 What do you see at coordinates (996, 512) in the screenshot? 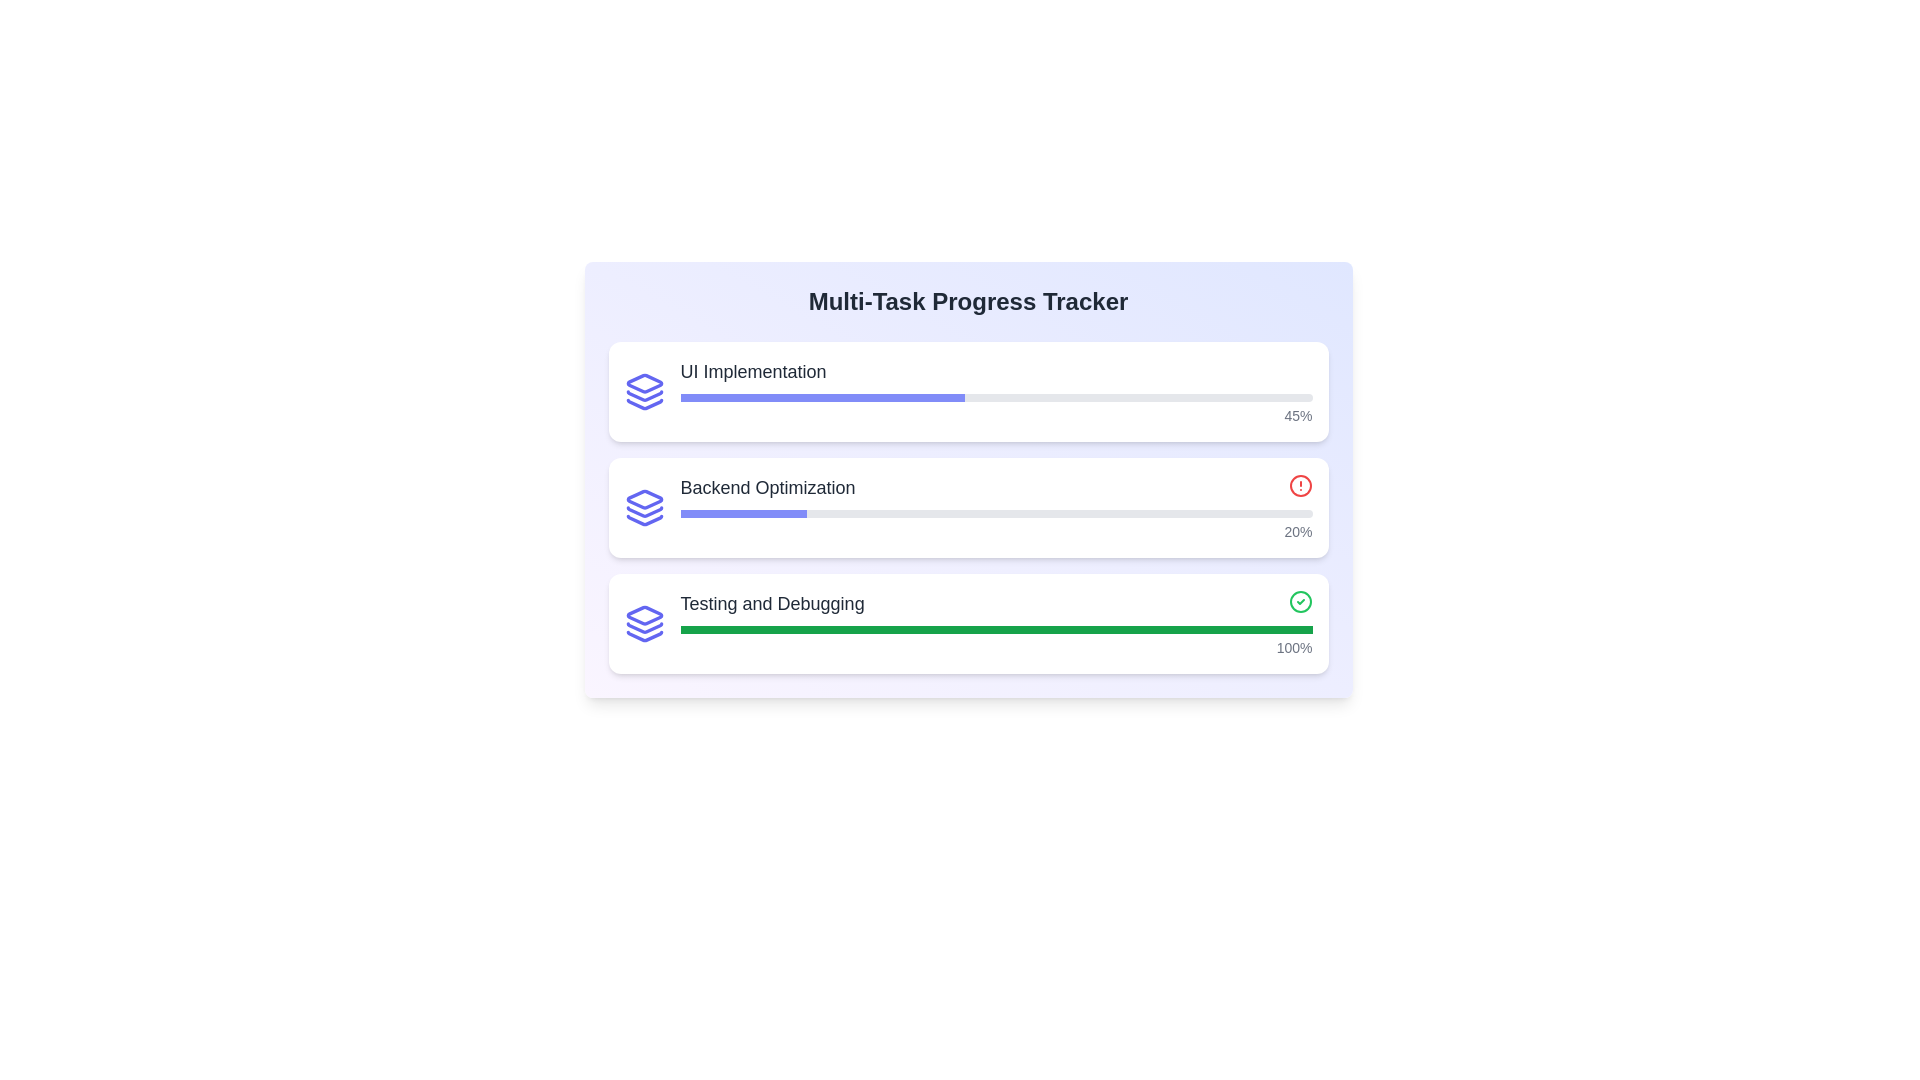
I see `the progress bar indicating '20%' completion in the 'Backend Optimization' section of the 'Multi-Task Progress Tracker' interface` at bounding box center [996, 512].